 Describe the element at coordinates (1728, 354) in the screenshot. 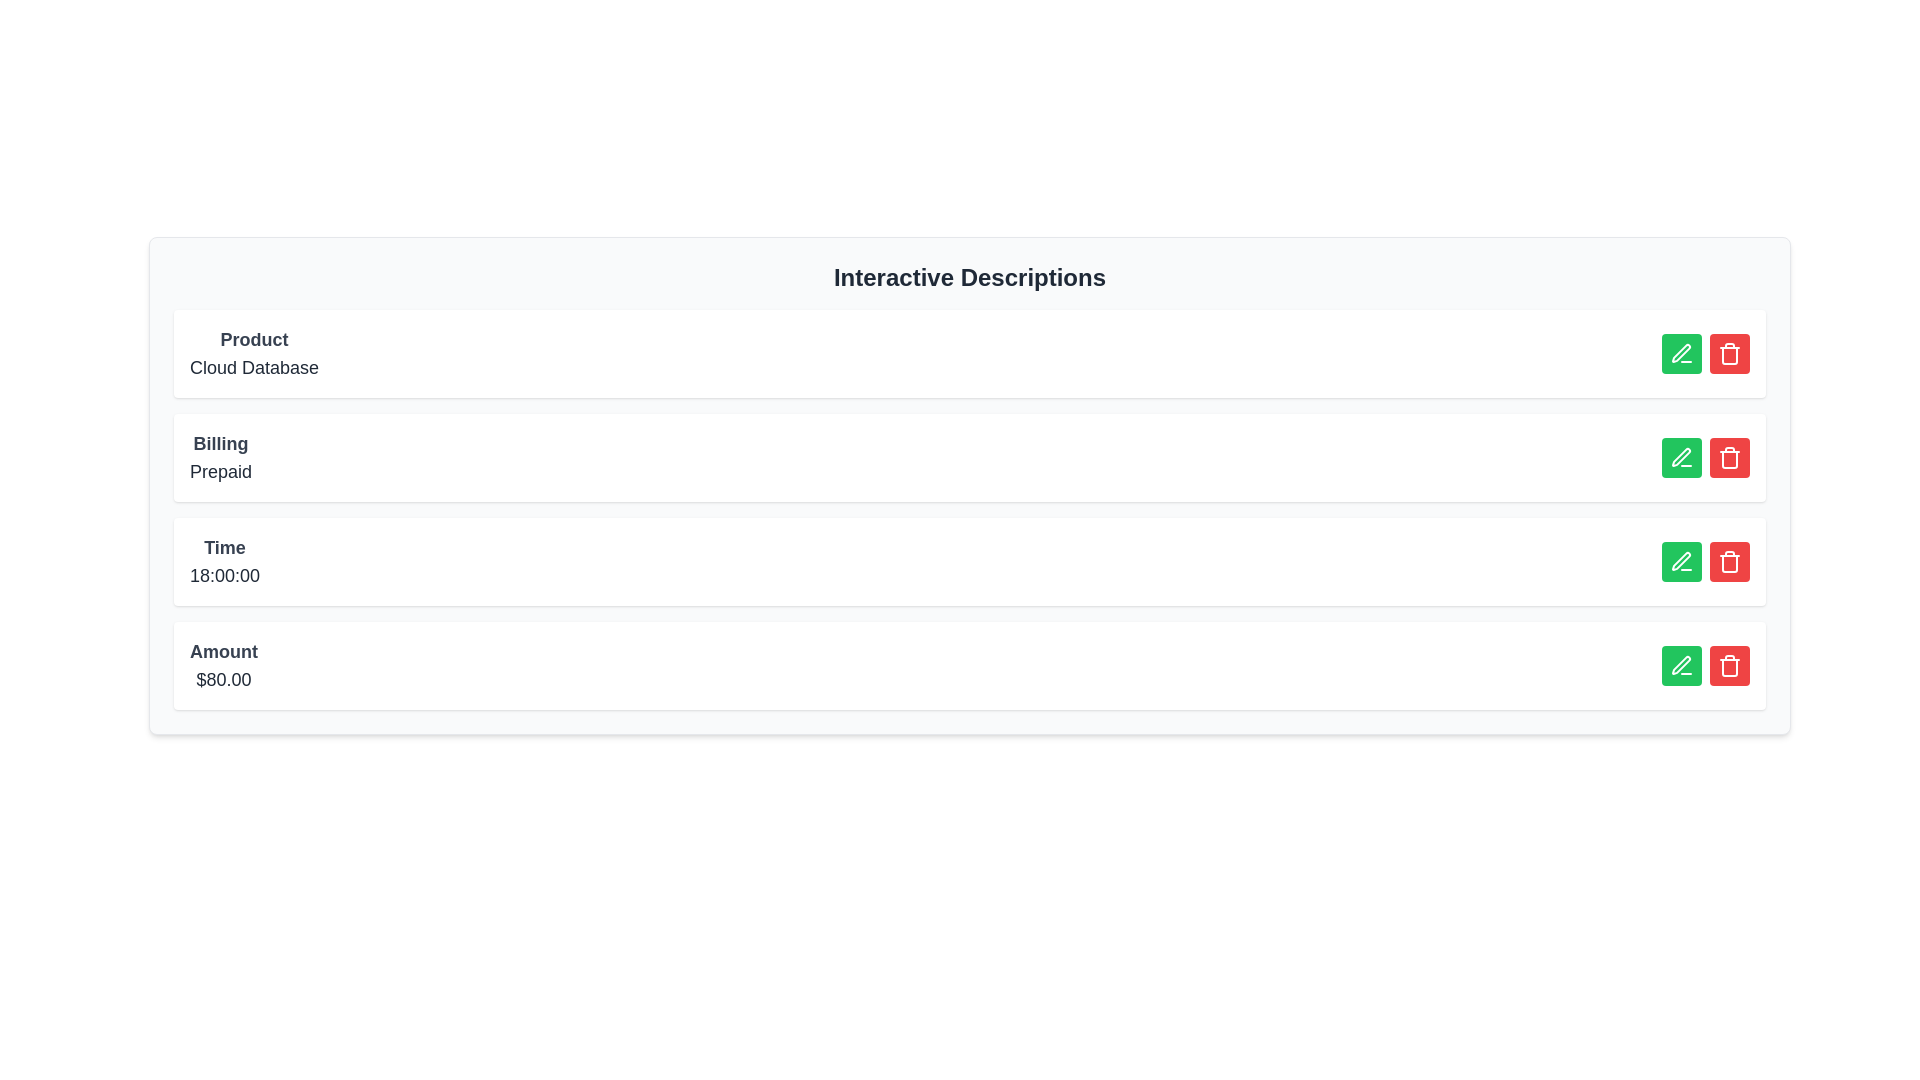

I see `the trash bin icon` at that location.